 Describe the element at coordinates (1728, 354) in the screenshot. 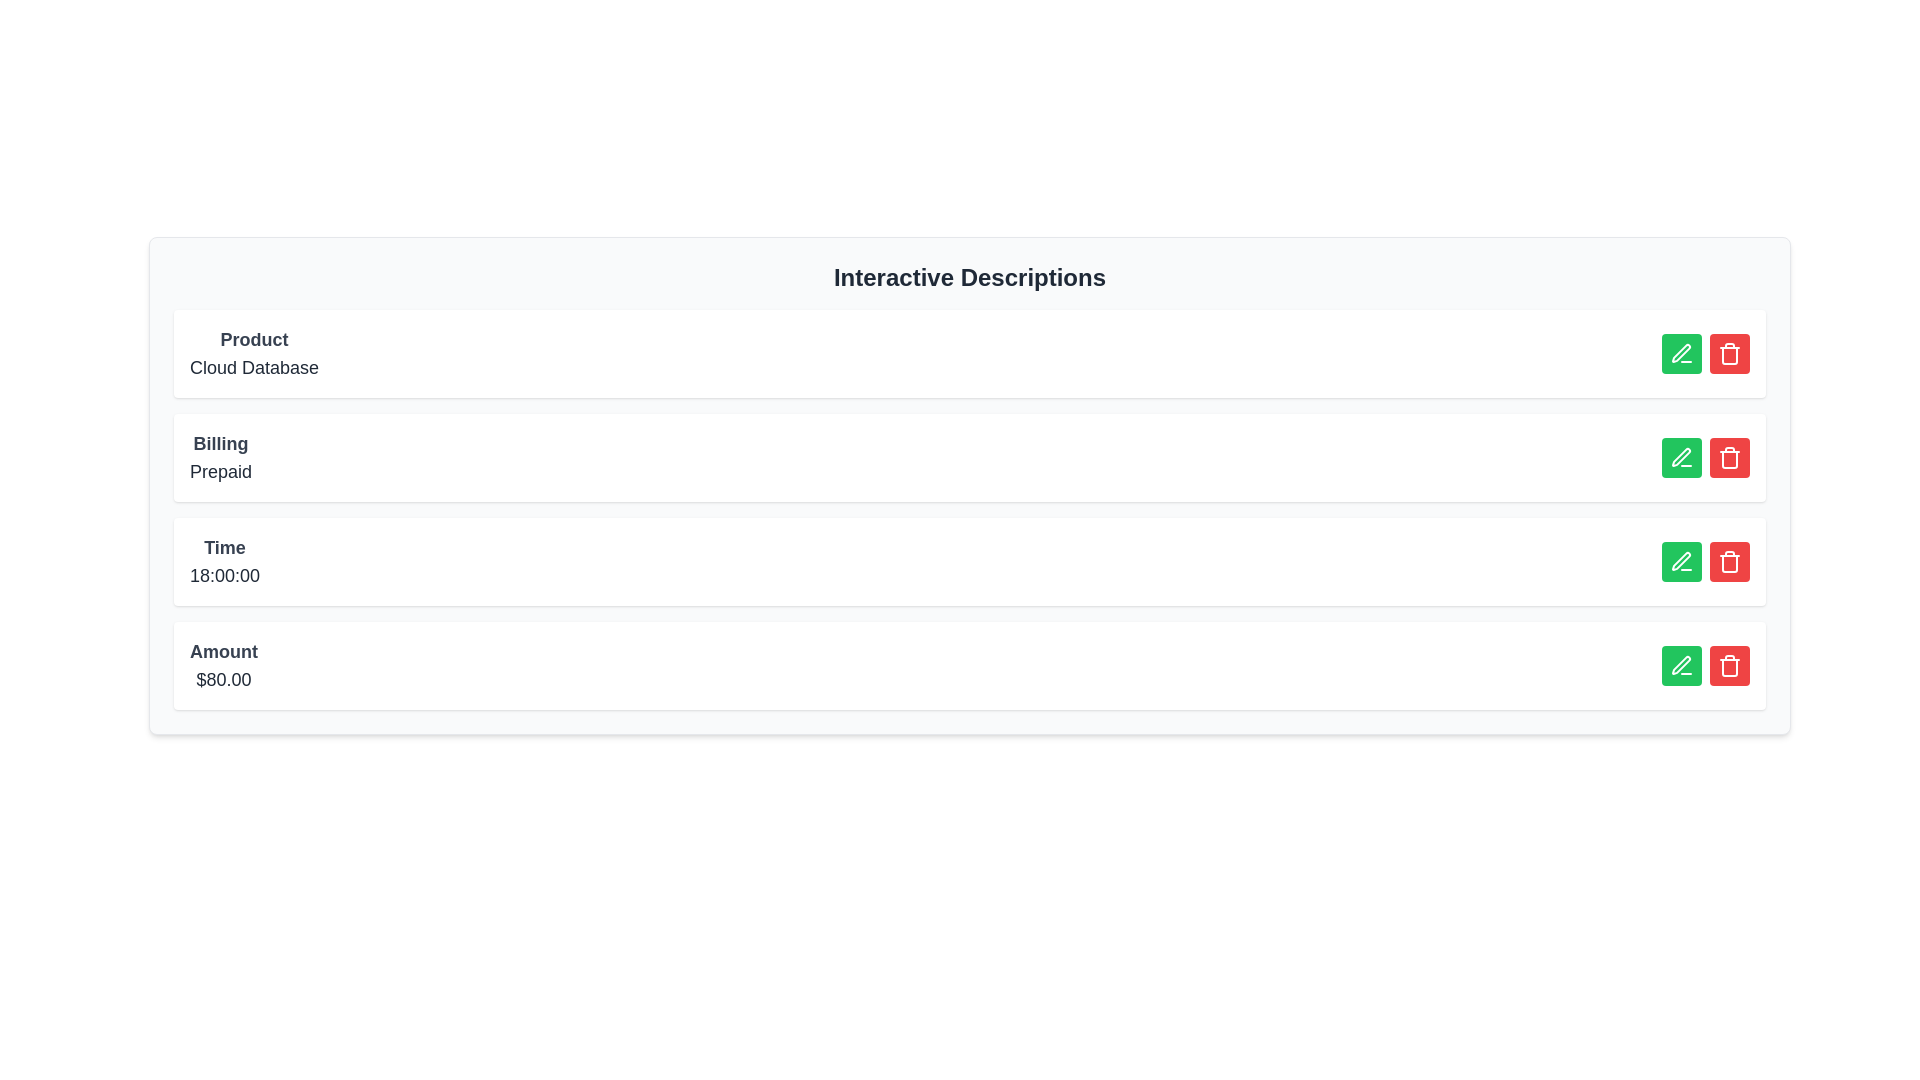

I see `the trash bin icon` at that location.